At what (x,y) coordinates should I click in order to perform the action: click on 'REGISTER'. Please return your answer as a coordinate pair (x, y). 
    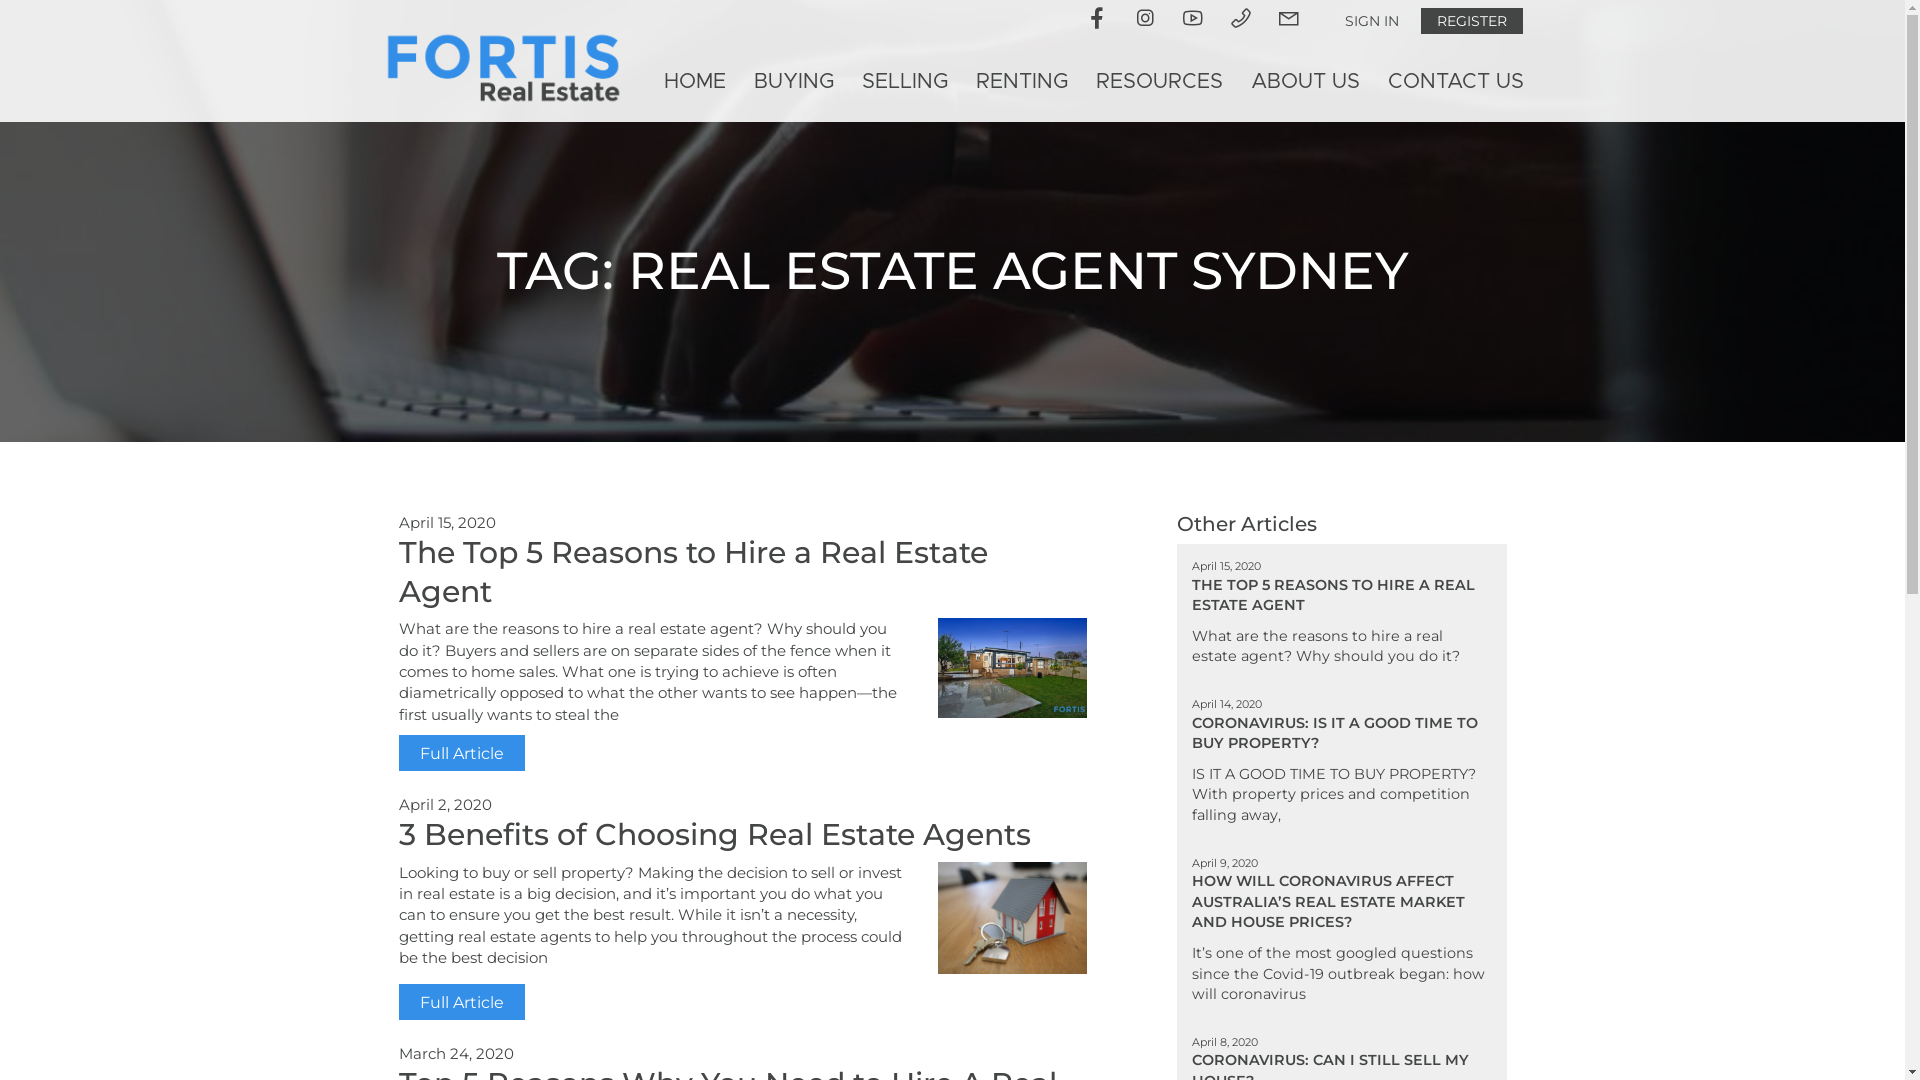
    Looking at the image, I should click on (1470, 20).